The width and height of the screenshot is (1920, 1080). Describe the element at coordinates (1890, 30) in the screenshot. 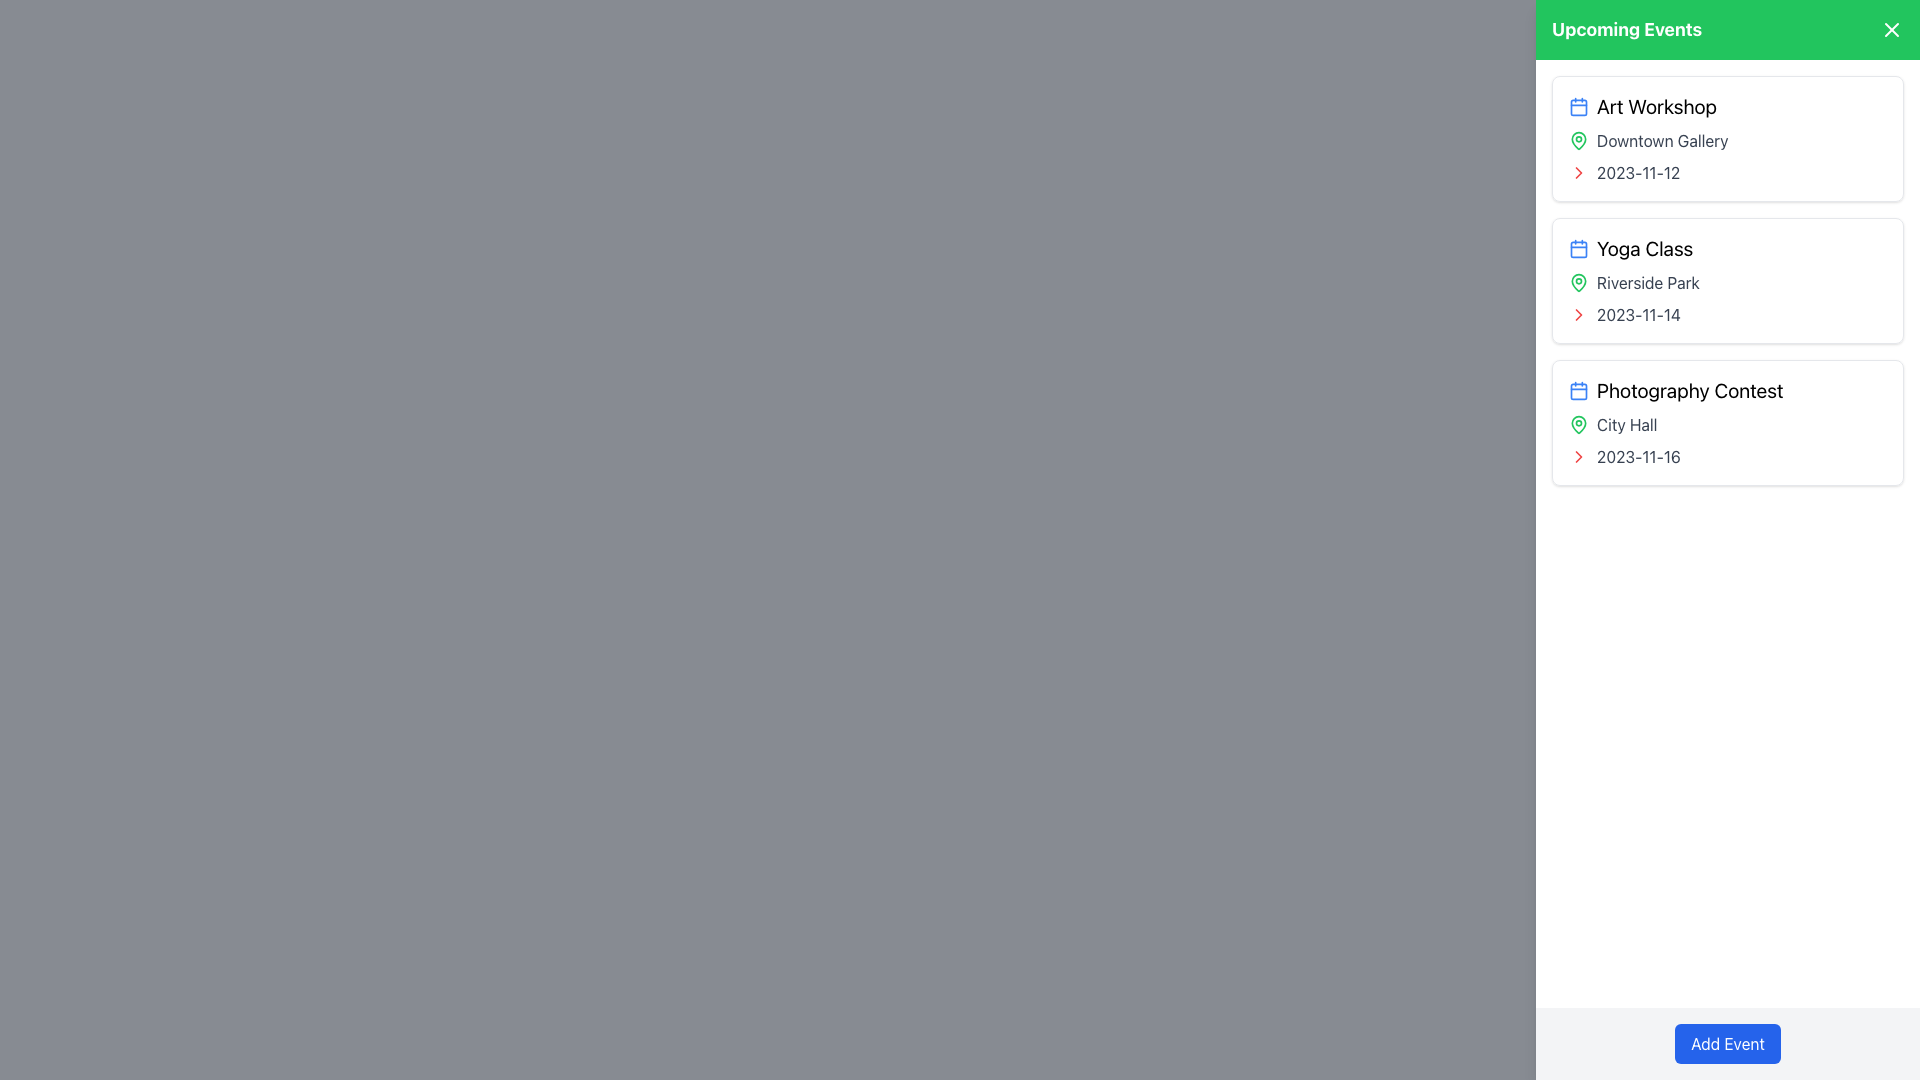

I see `the close button located in the top-right corner of the 'Upcoming Events' section header, which is a green bar` at that location.